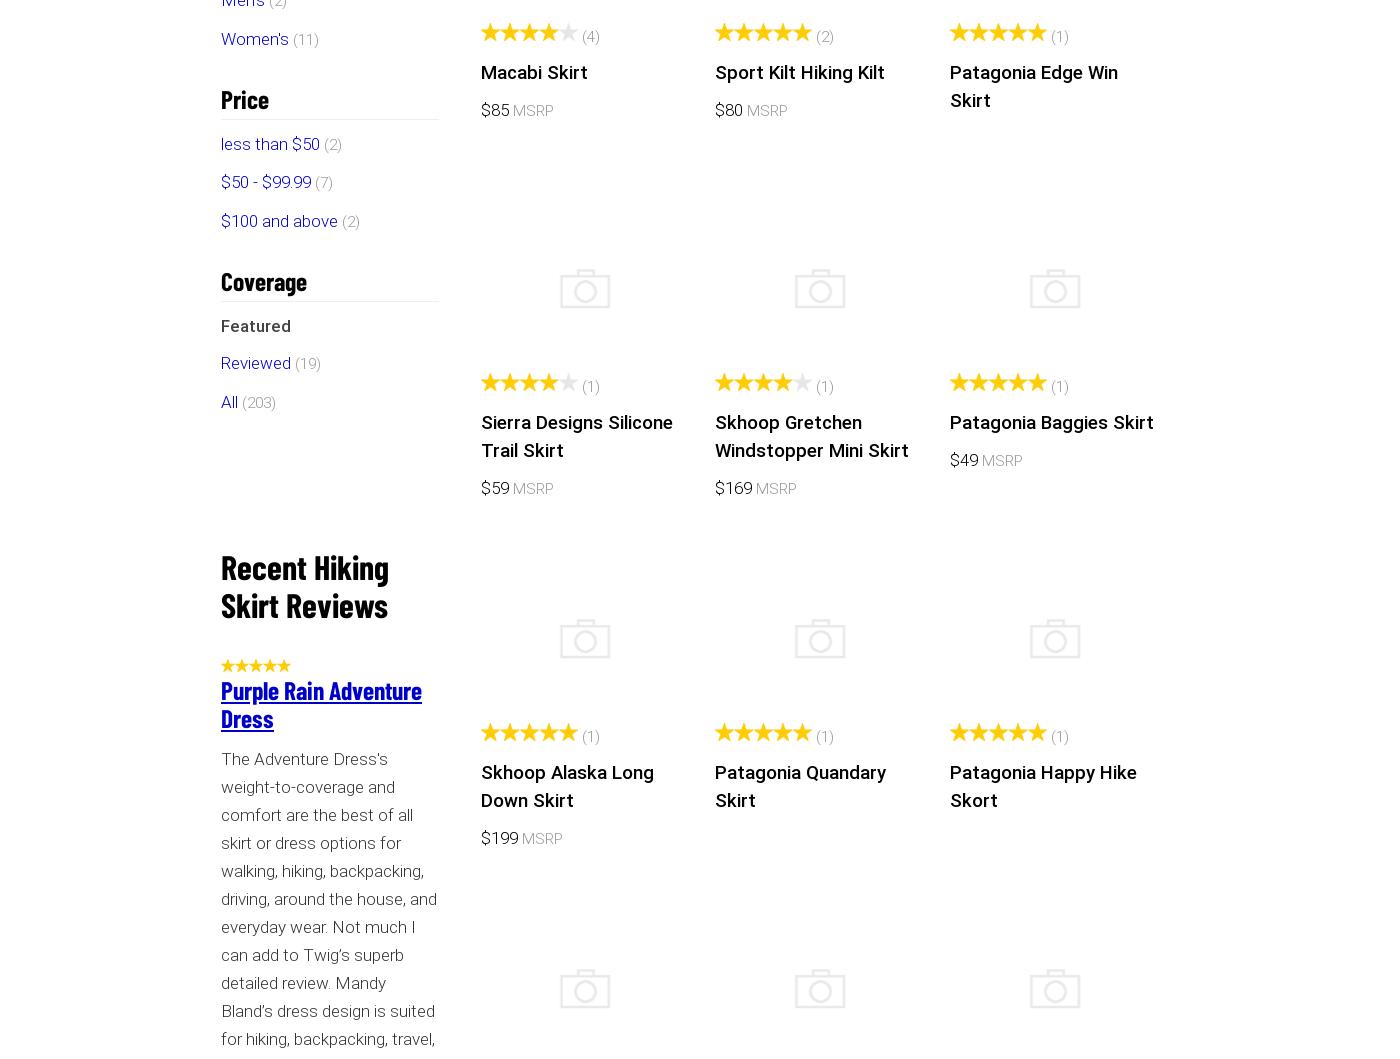  Describe the element at coordinates (965, 458) in the screenshot. I see `'$49'` at that location.